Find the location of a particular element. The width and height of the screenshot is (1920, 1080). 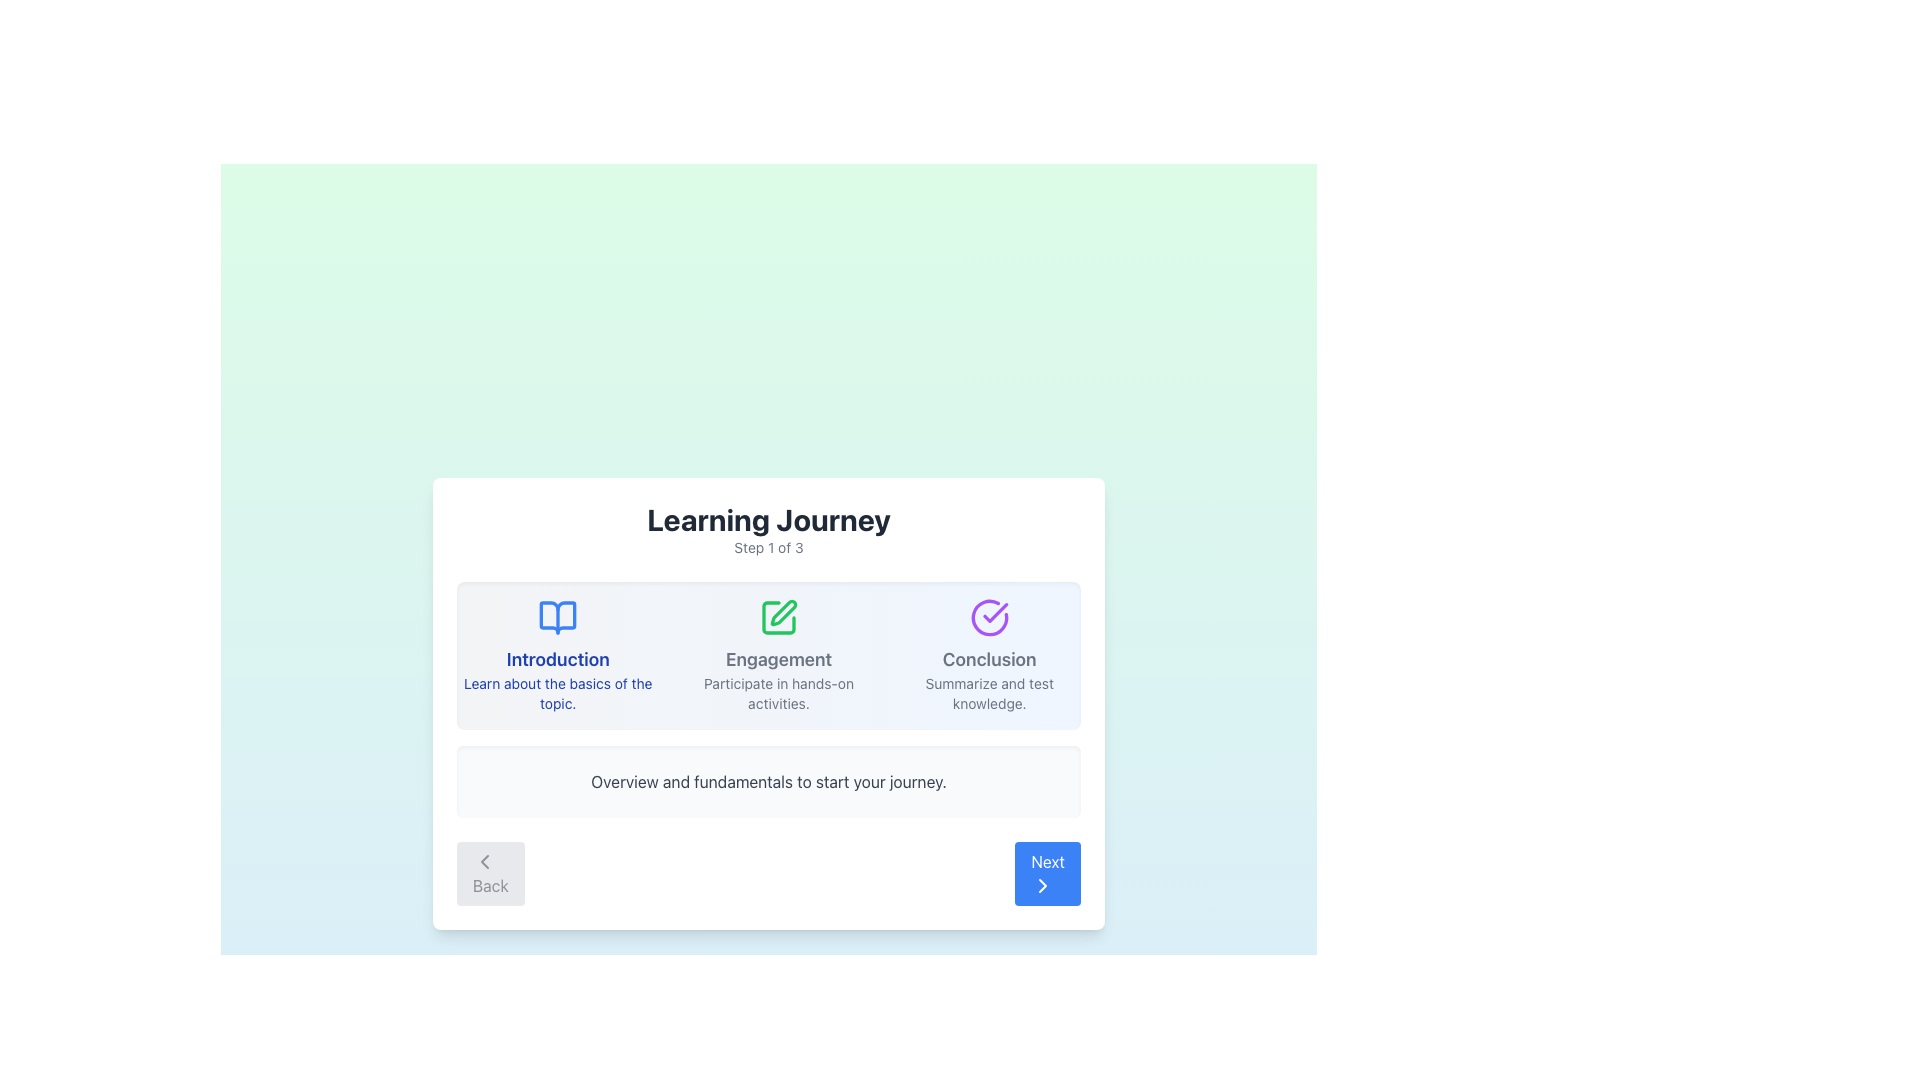

the 'Back' button that contains a leftward-pointing chevron icon, located at the bottom-left of the 'Learning Journey' interface is located at coordinates (484, 860).